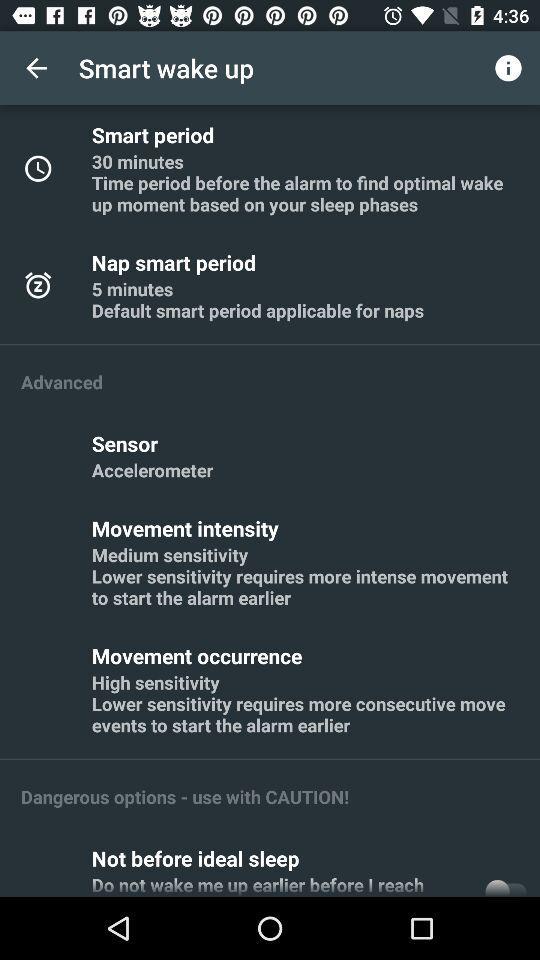  I want to click on the item to the right of do not wake item, so click(504, 883).